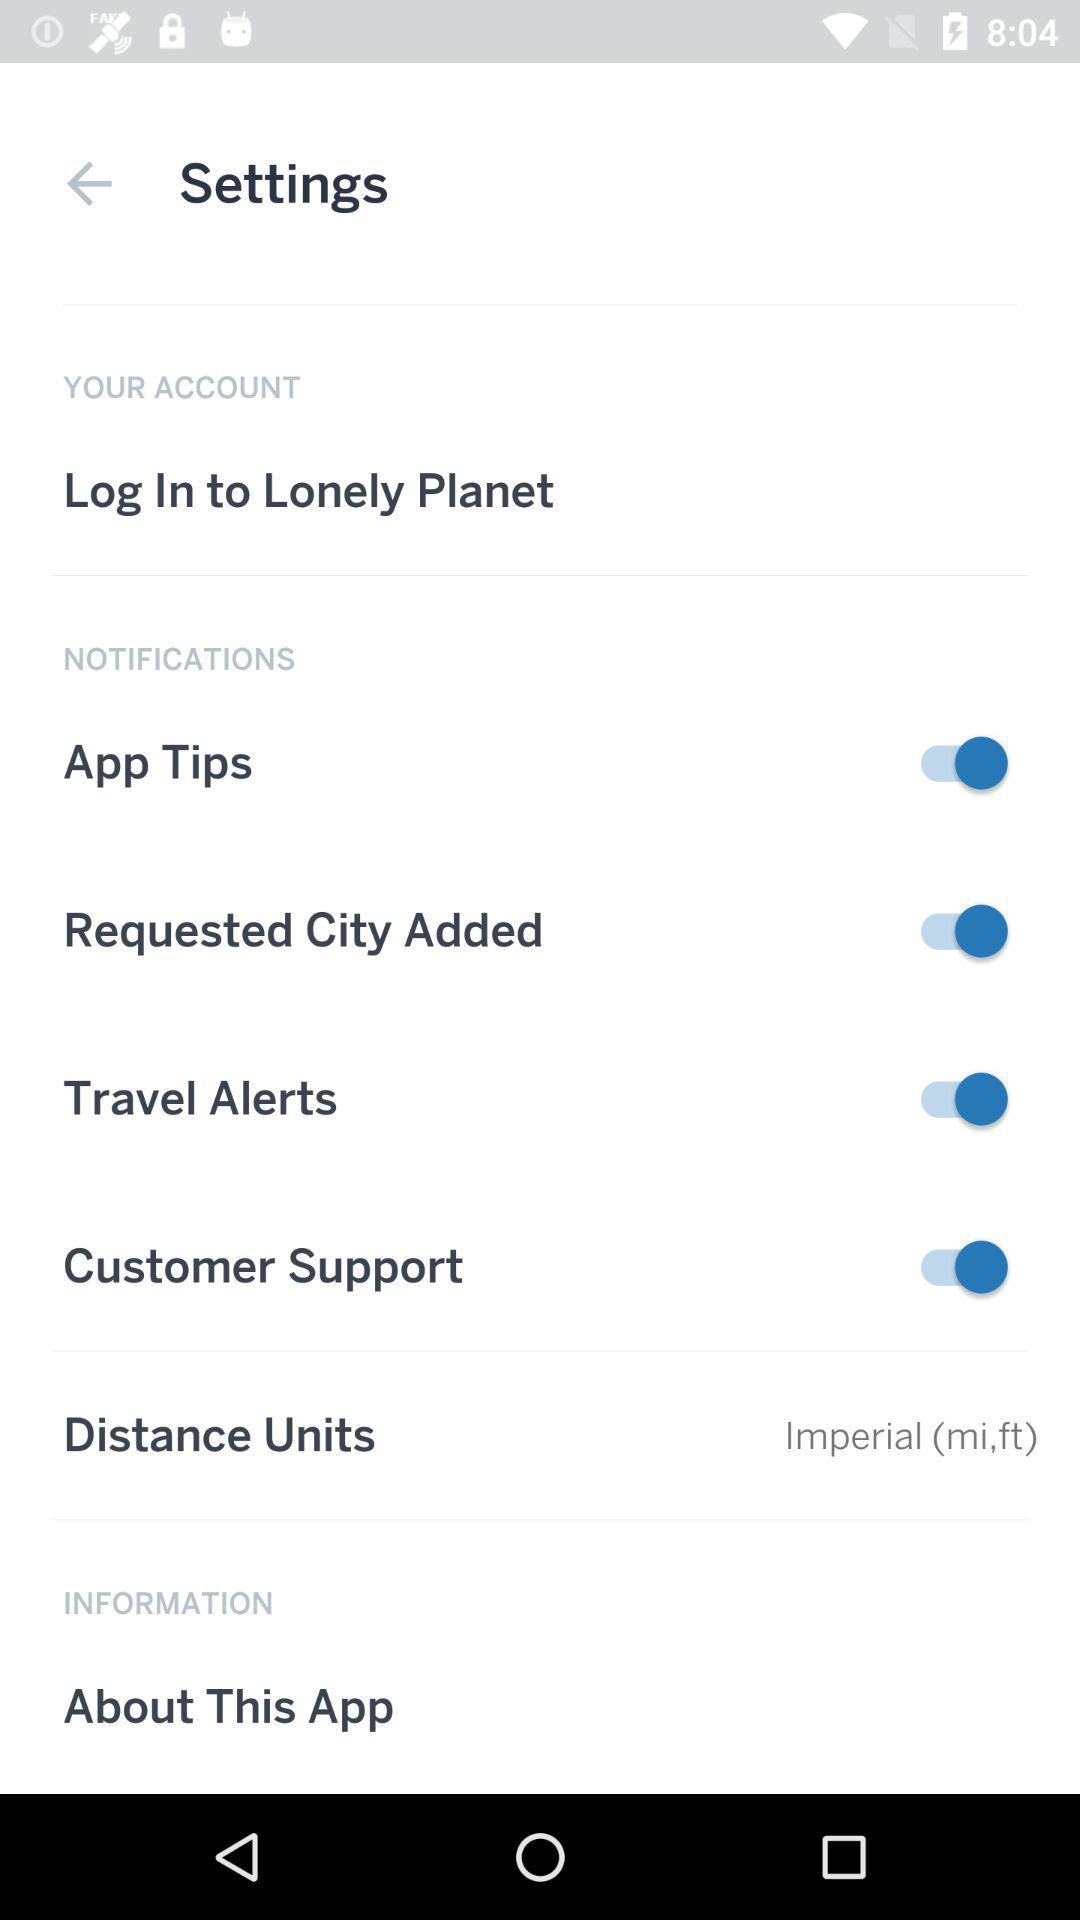  I want to click on the text which is immediately above information, so click(540, 1434).